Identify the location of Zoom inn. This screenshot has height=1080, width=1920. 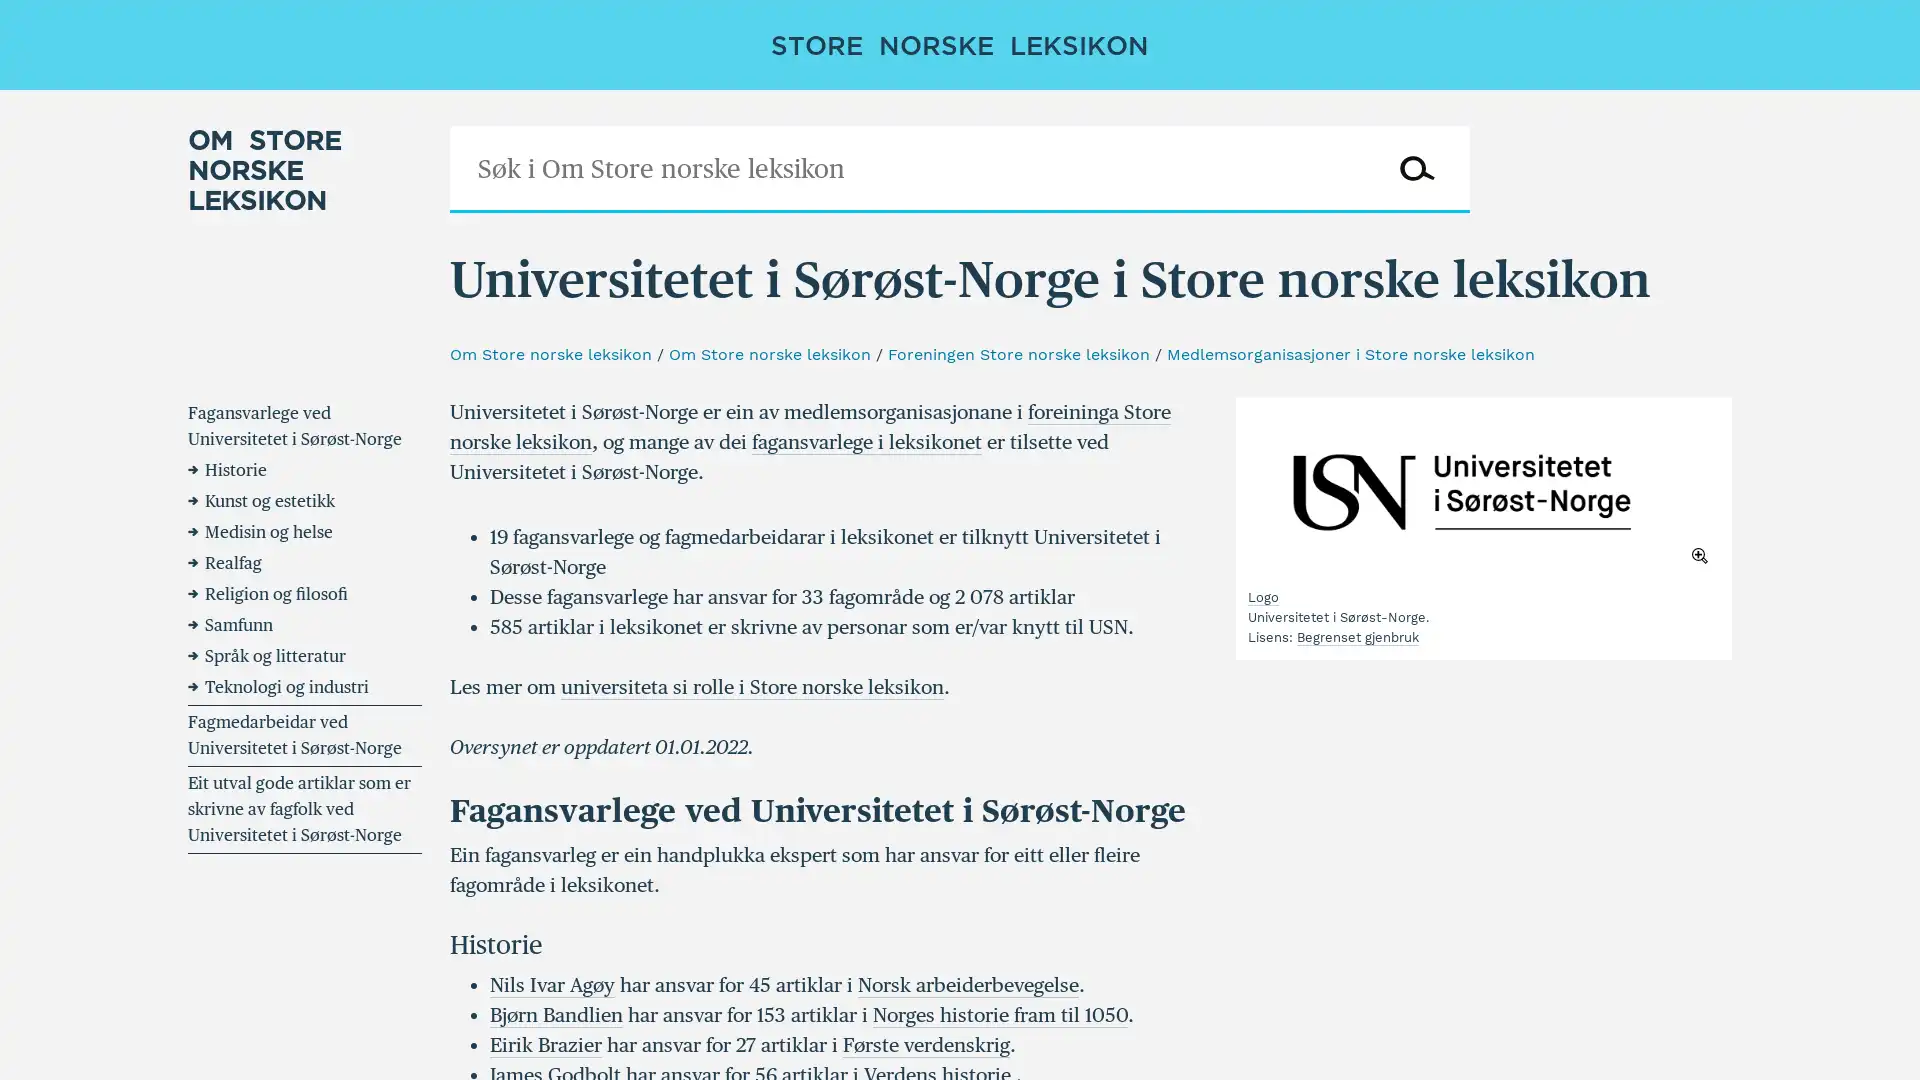
(1483, 492).